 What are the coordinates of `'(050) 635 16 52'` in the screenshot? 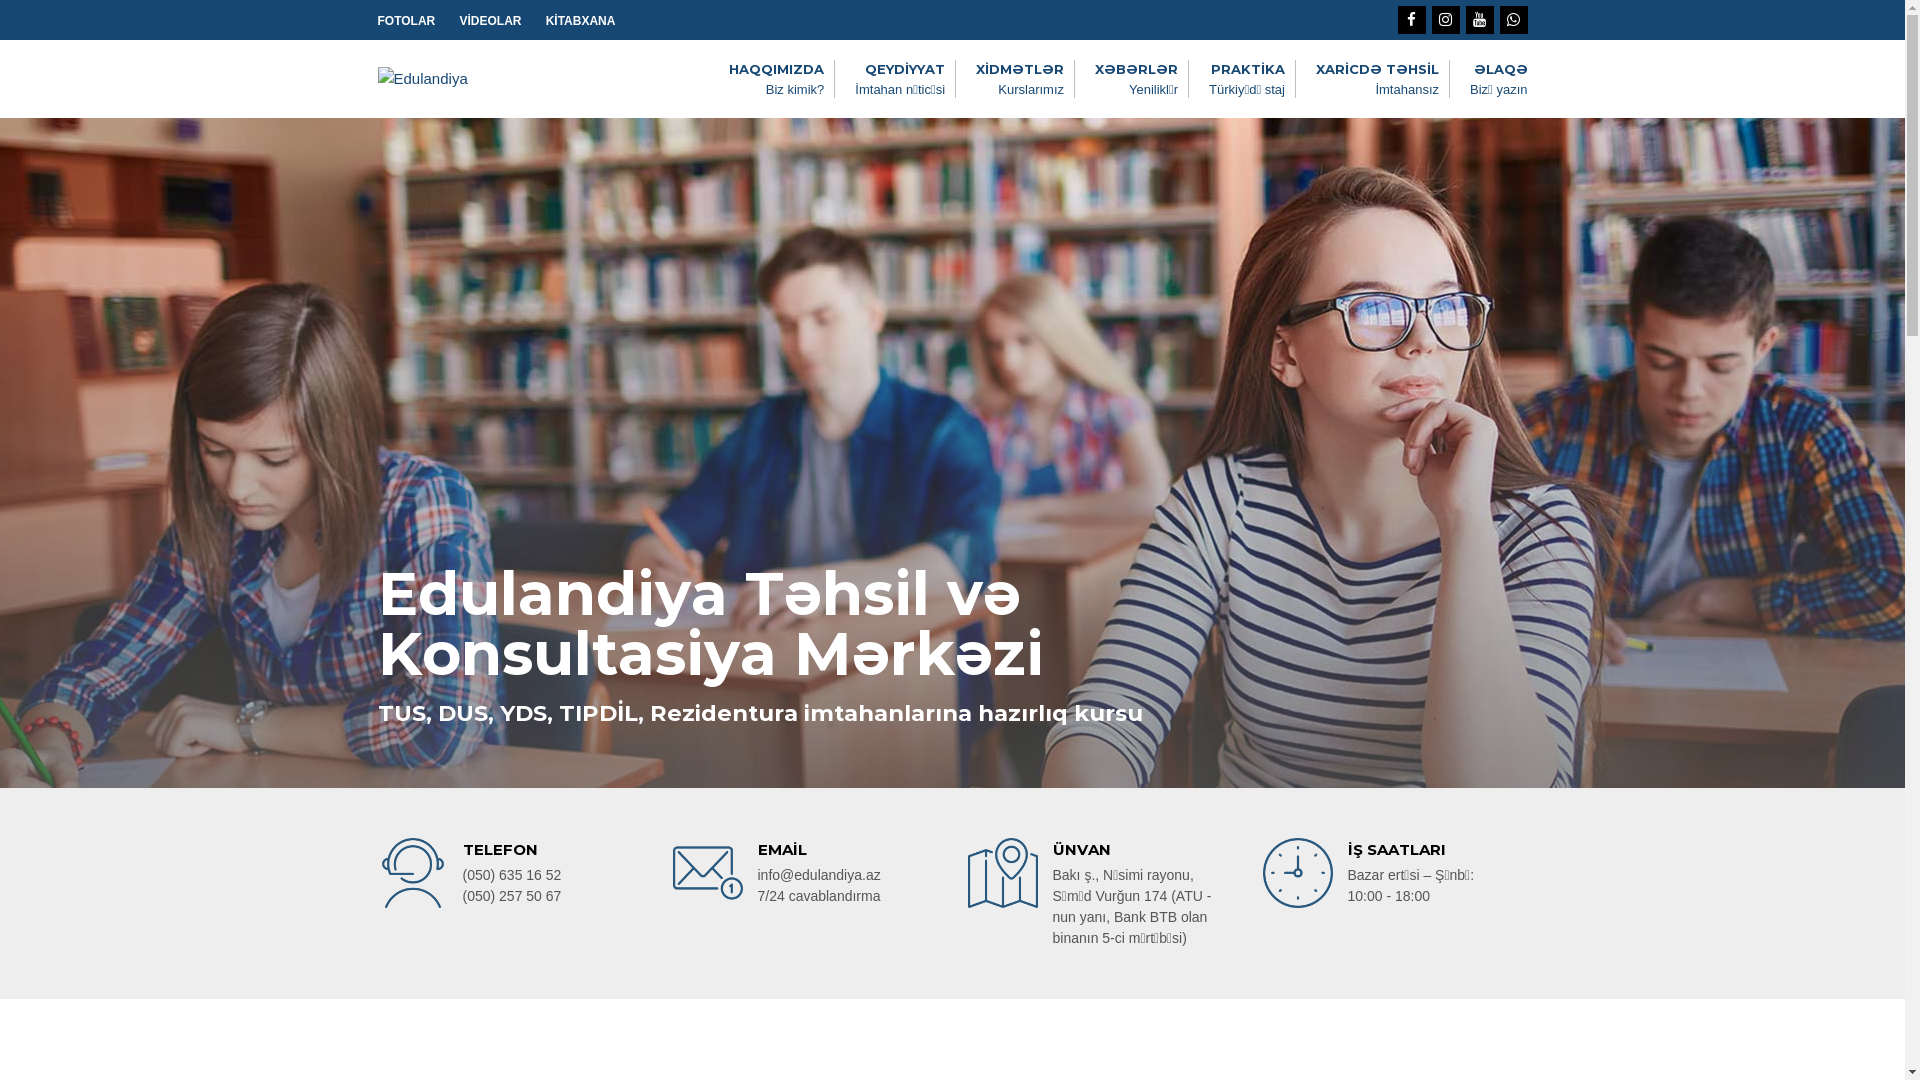 It's located at (460, 874).